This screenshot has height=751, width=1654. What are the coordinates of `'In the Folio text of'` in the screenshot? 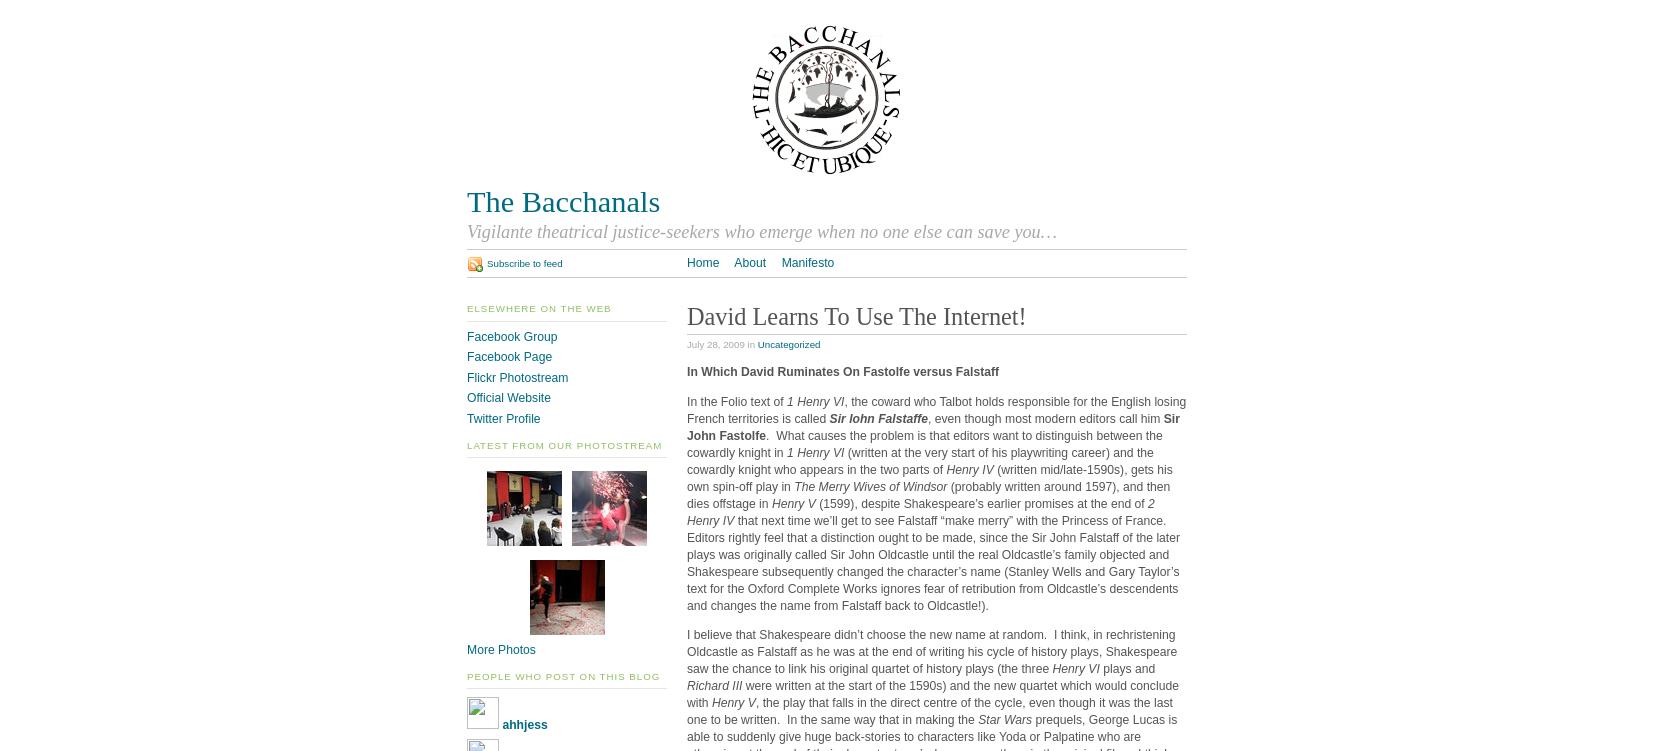 It's located at (737, 400).